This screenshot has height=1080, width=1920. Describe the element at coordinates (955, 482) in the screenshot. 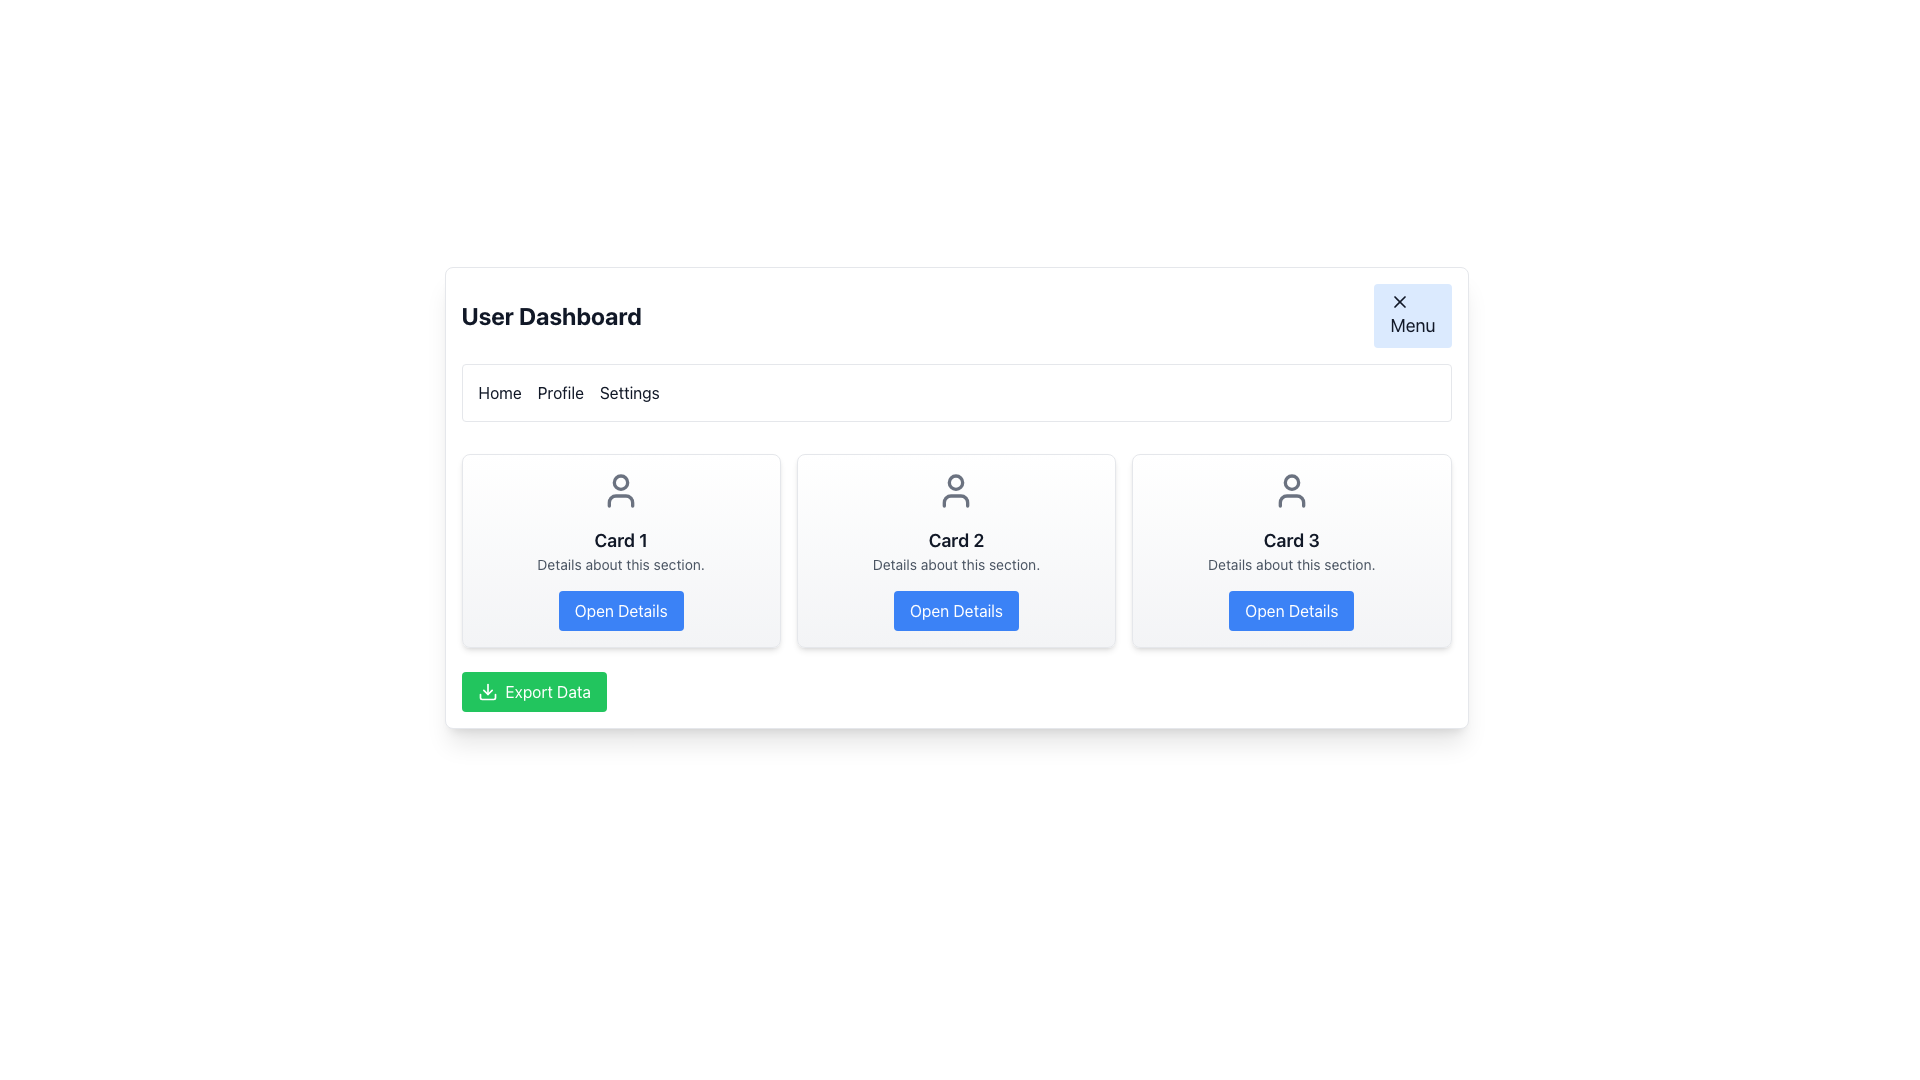

I see `the Decorative SVG Circle Element which is part of the user profile icon on the second card in the User Dashboard, located in the upper part of the card` at that location.